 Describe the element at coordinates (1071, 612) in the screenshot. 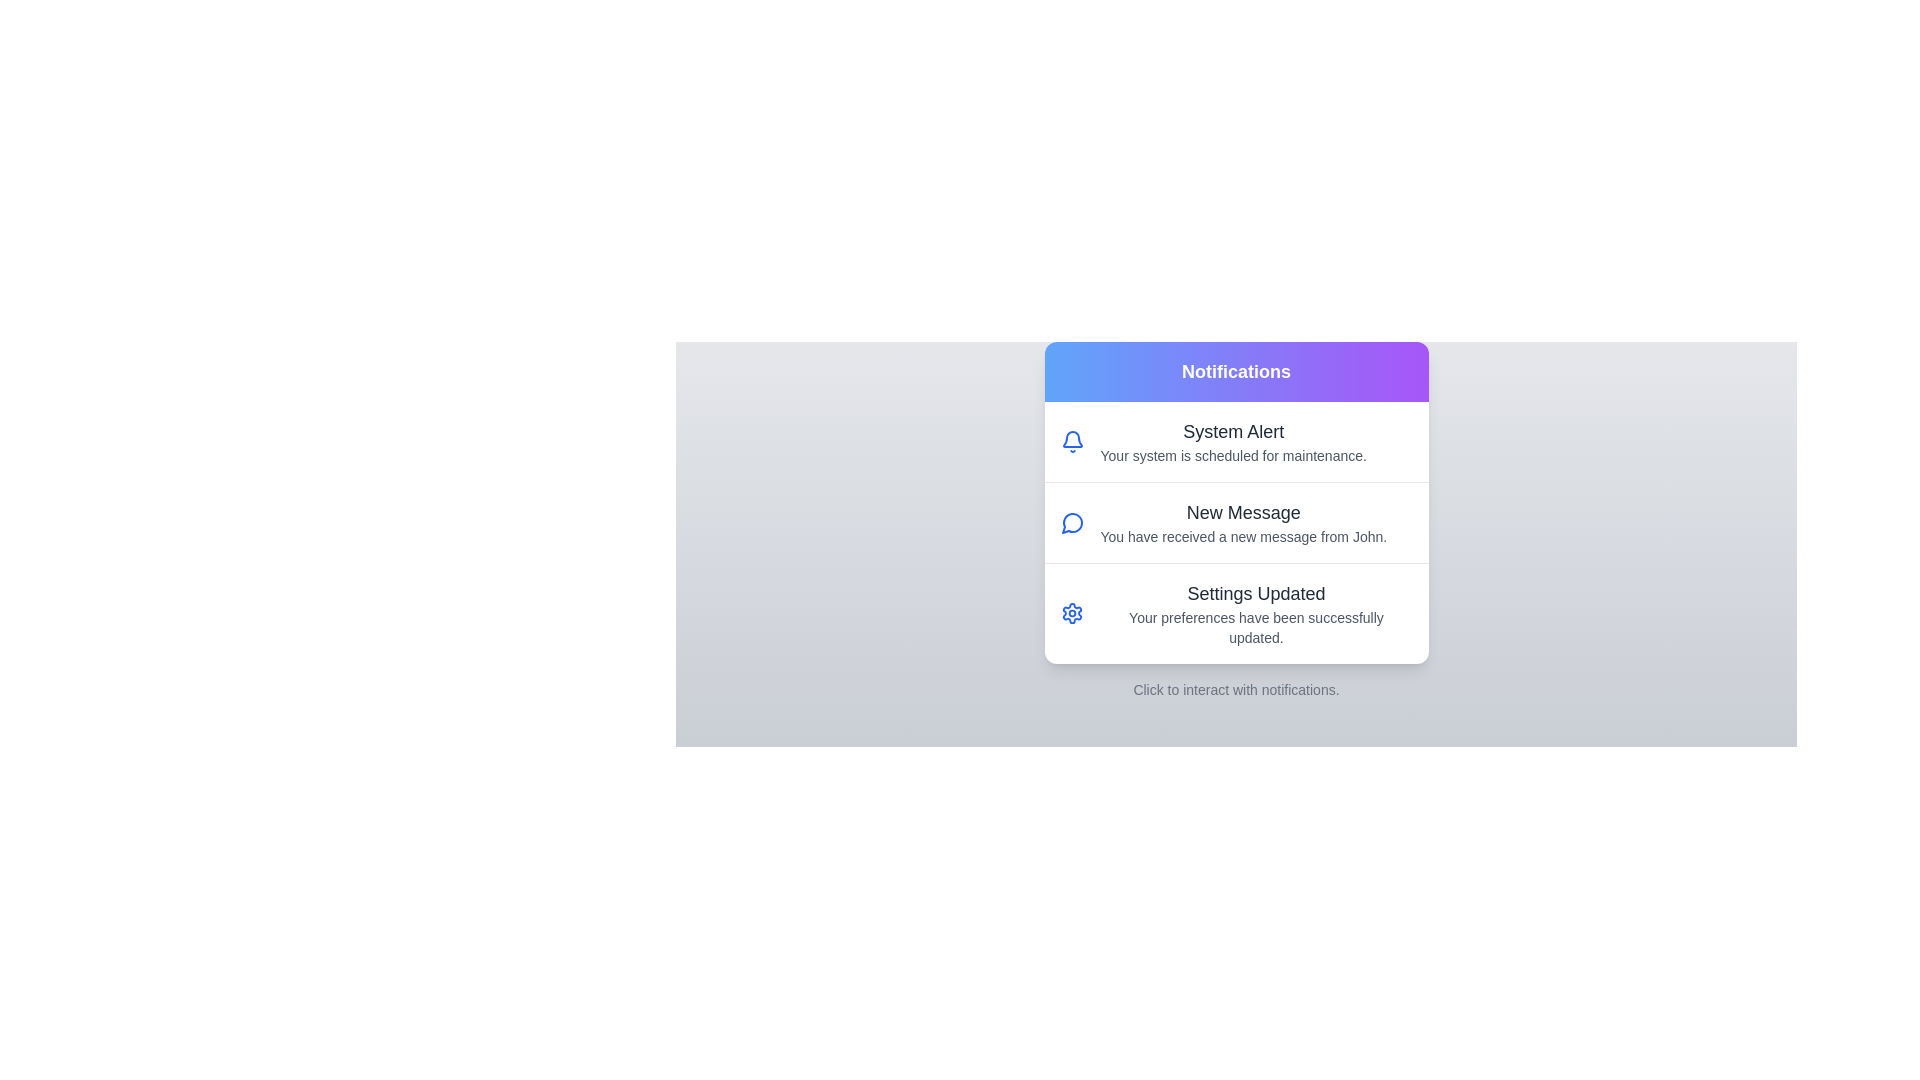

I see `the icon associated with the notification titled 'Settings Updated'` at that location.